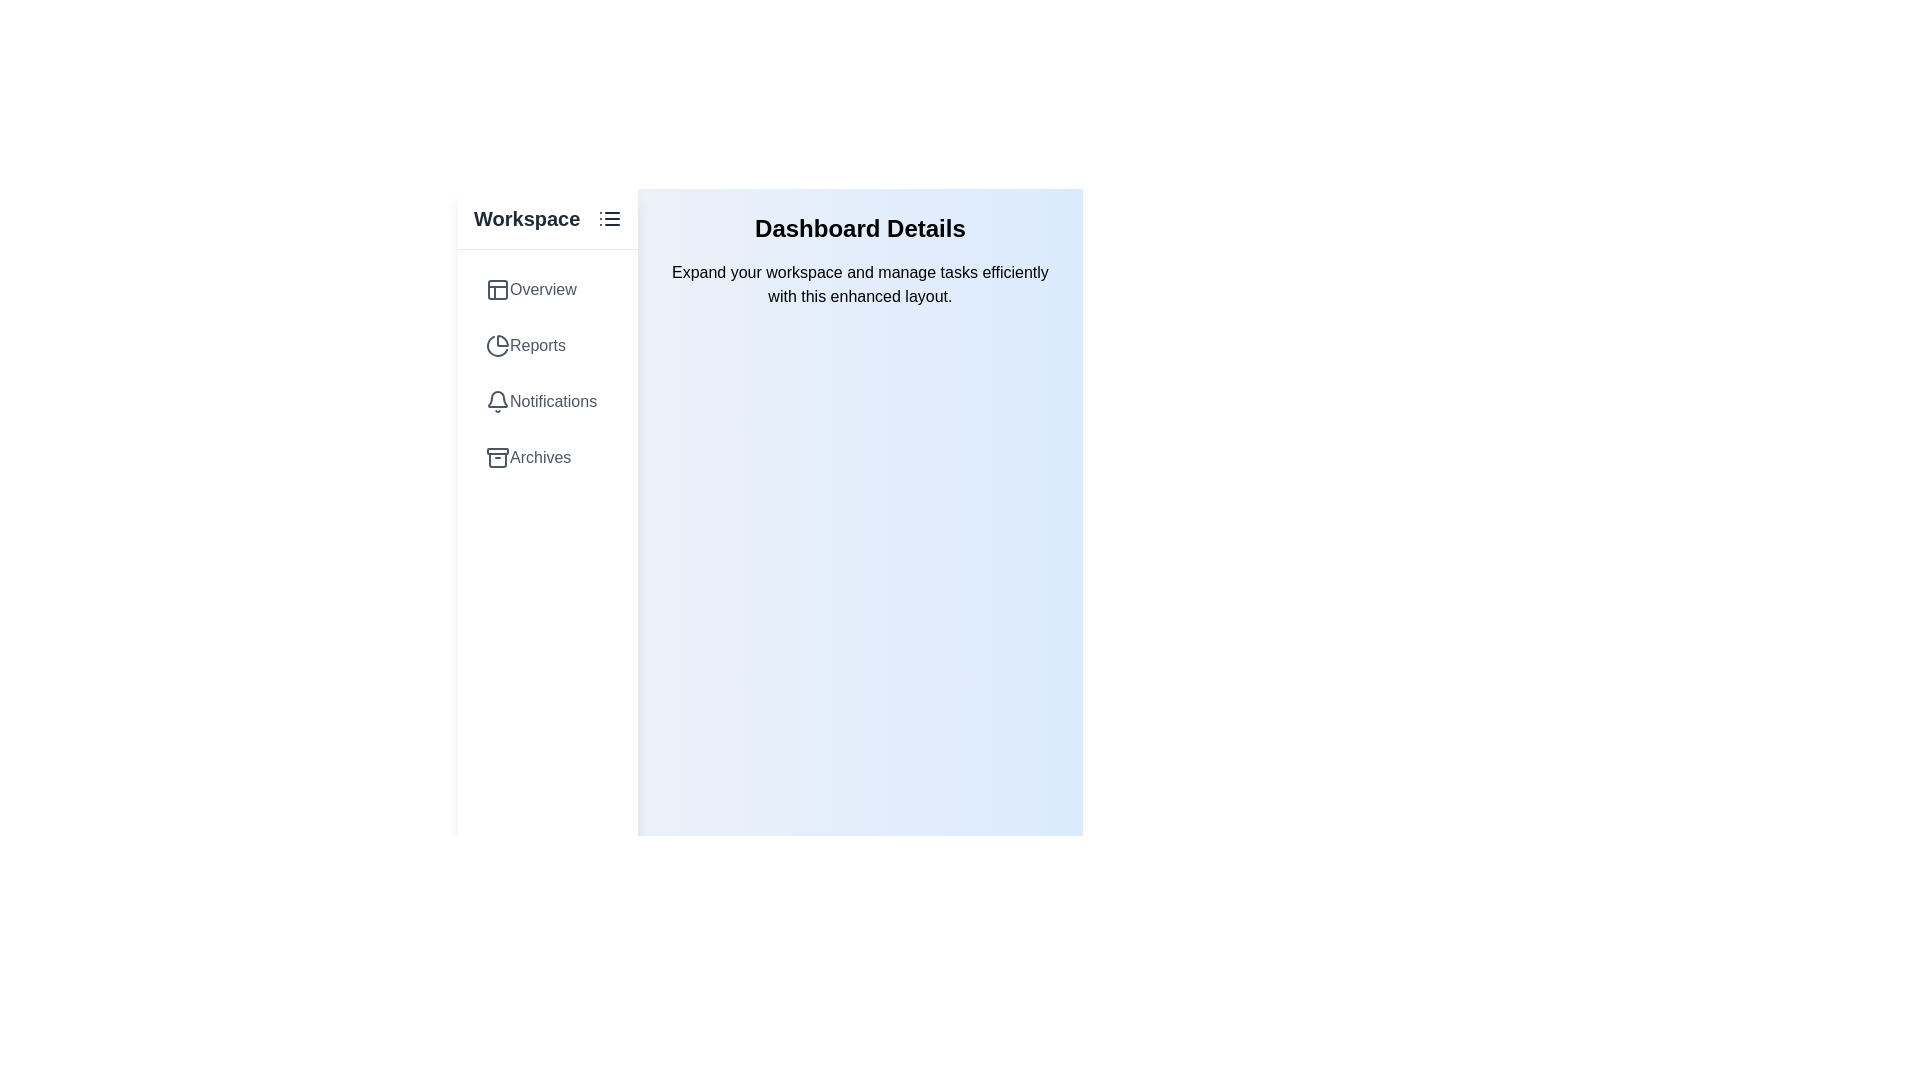 This screenshot has width=1920, height=1080. Describe the element at coordinates (498, 289) in the screenshot. I see `the icon associated with the Overview list item` at that location.